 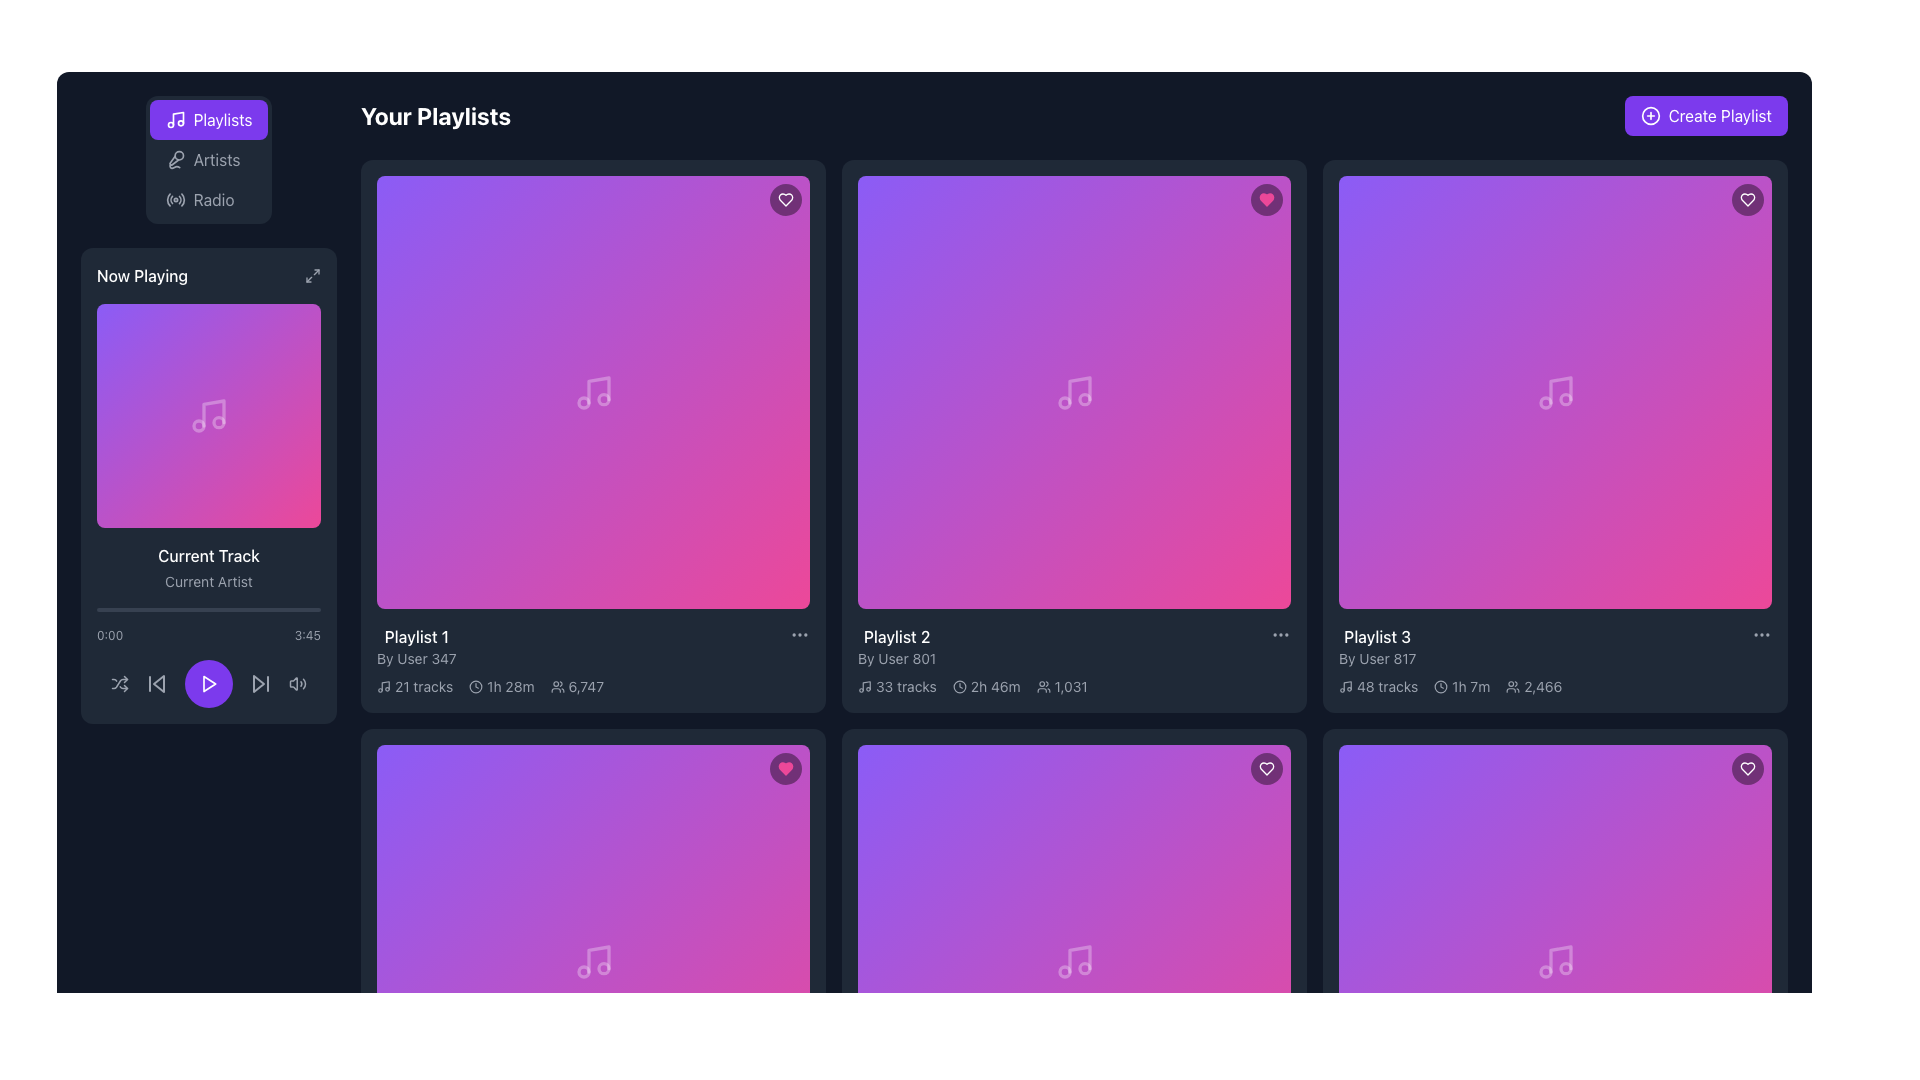 I want to click on the heart icon within the rounded black circular button in the top-right corner of the 'Playlist 3' box, so click(x=1266, y=767).